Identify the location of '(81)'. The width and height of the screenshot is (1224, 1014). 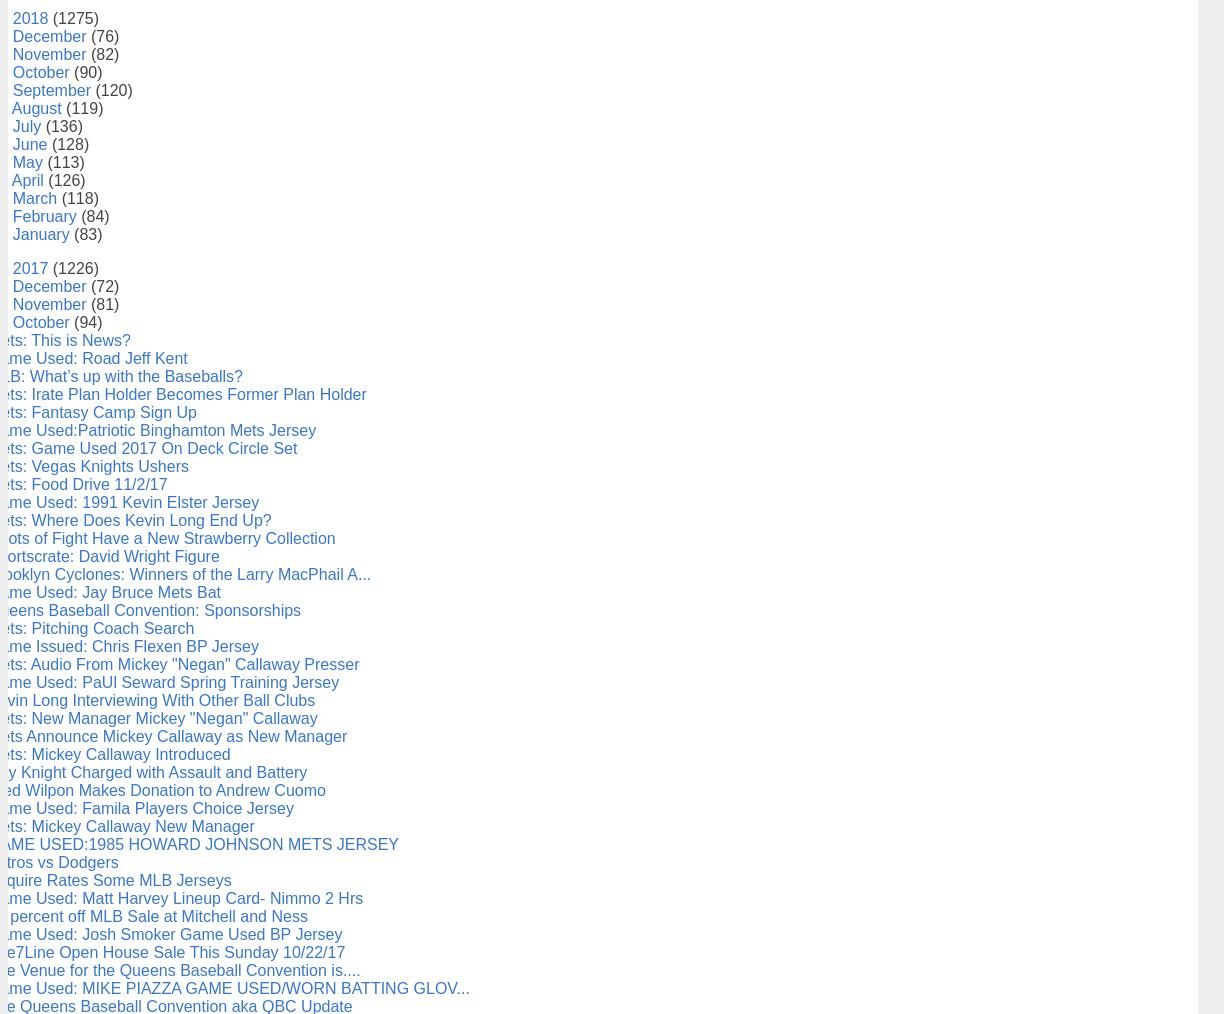
(103, 303).